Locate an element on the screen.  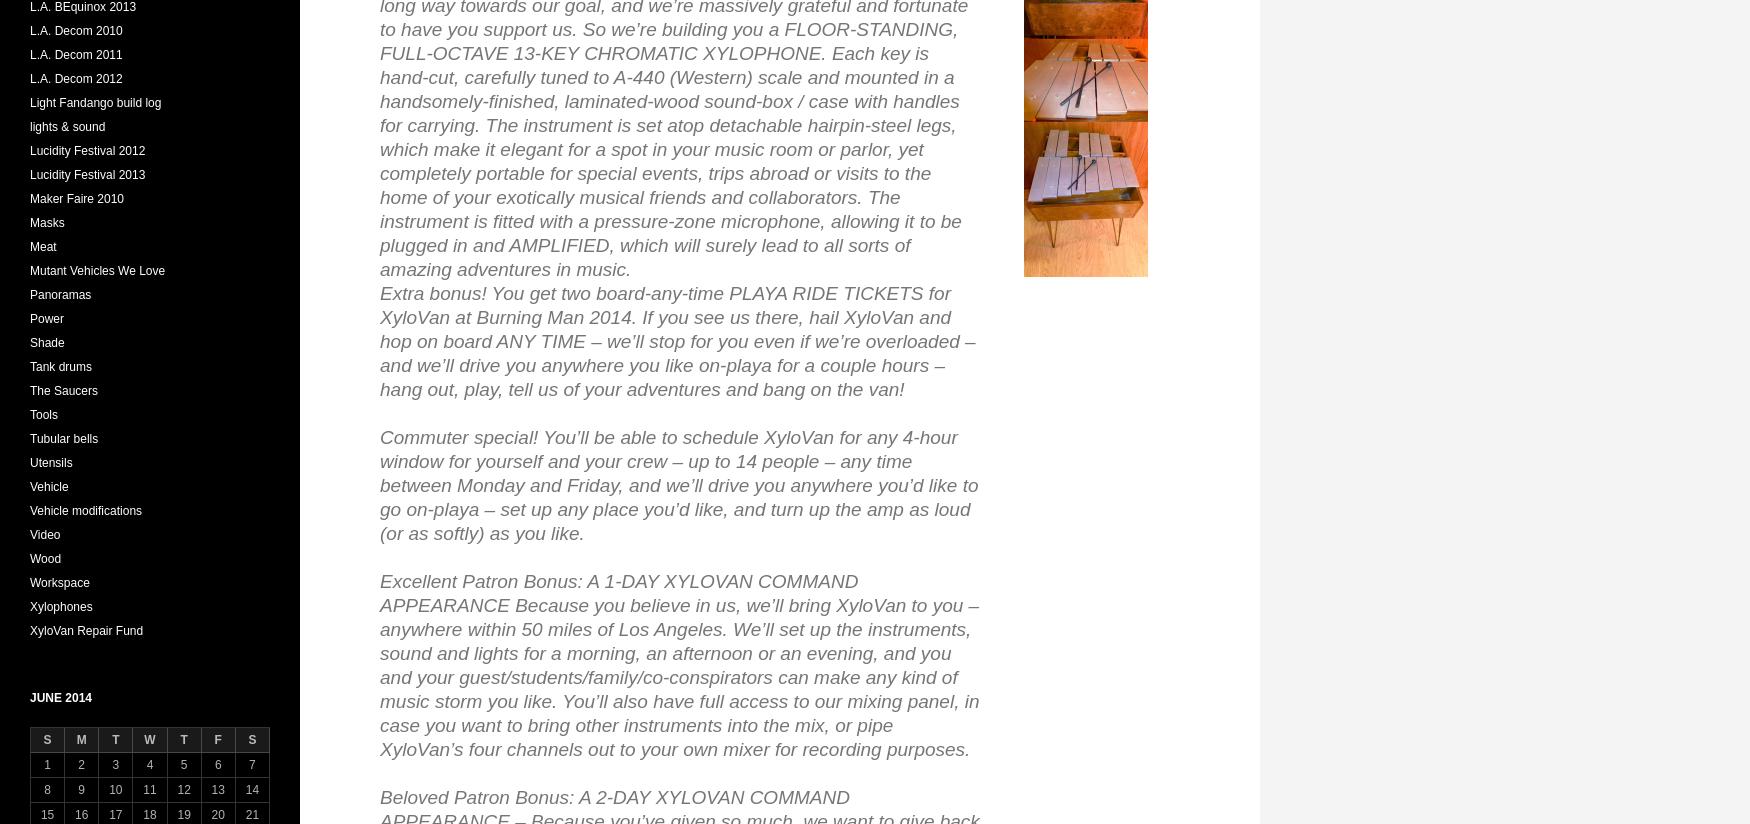
'Excellent Patron Bonus: A 1-DAY XYLOVAN COMMAND APPEARANCE Because you believe in us, we’ll bring XyloVan to you – anywhere within 50 miles of Los Angeles. We’ll set up the instruments, sound and lights for a morning, an afternoon or an evening, and you and your guest/students/family/co-conspirators can make any kind of music storm you like. You’ll also have full access to our mixing panel, in case you want to bring other instruments into the mix, or pipe XyloVan’s four channels out to your own mixer for recording purposes.' is located at coordinates (378, 665).